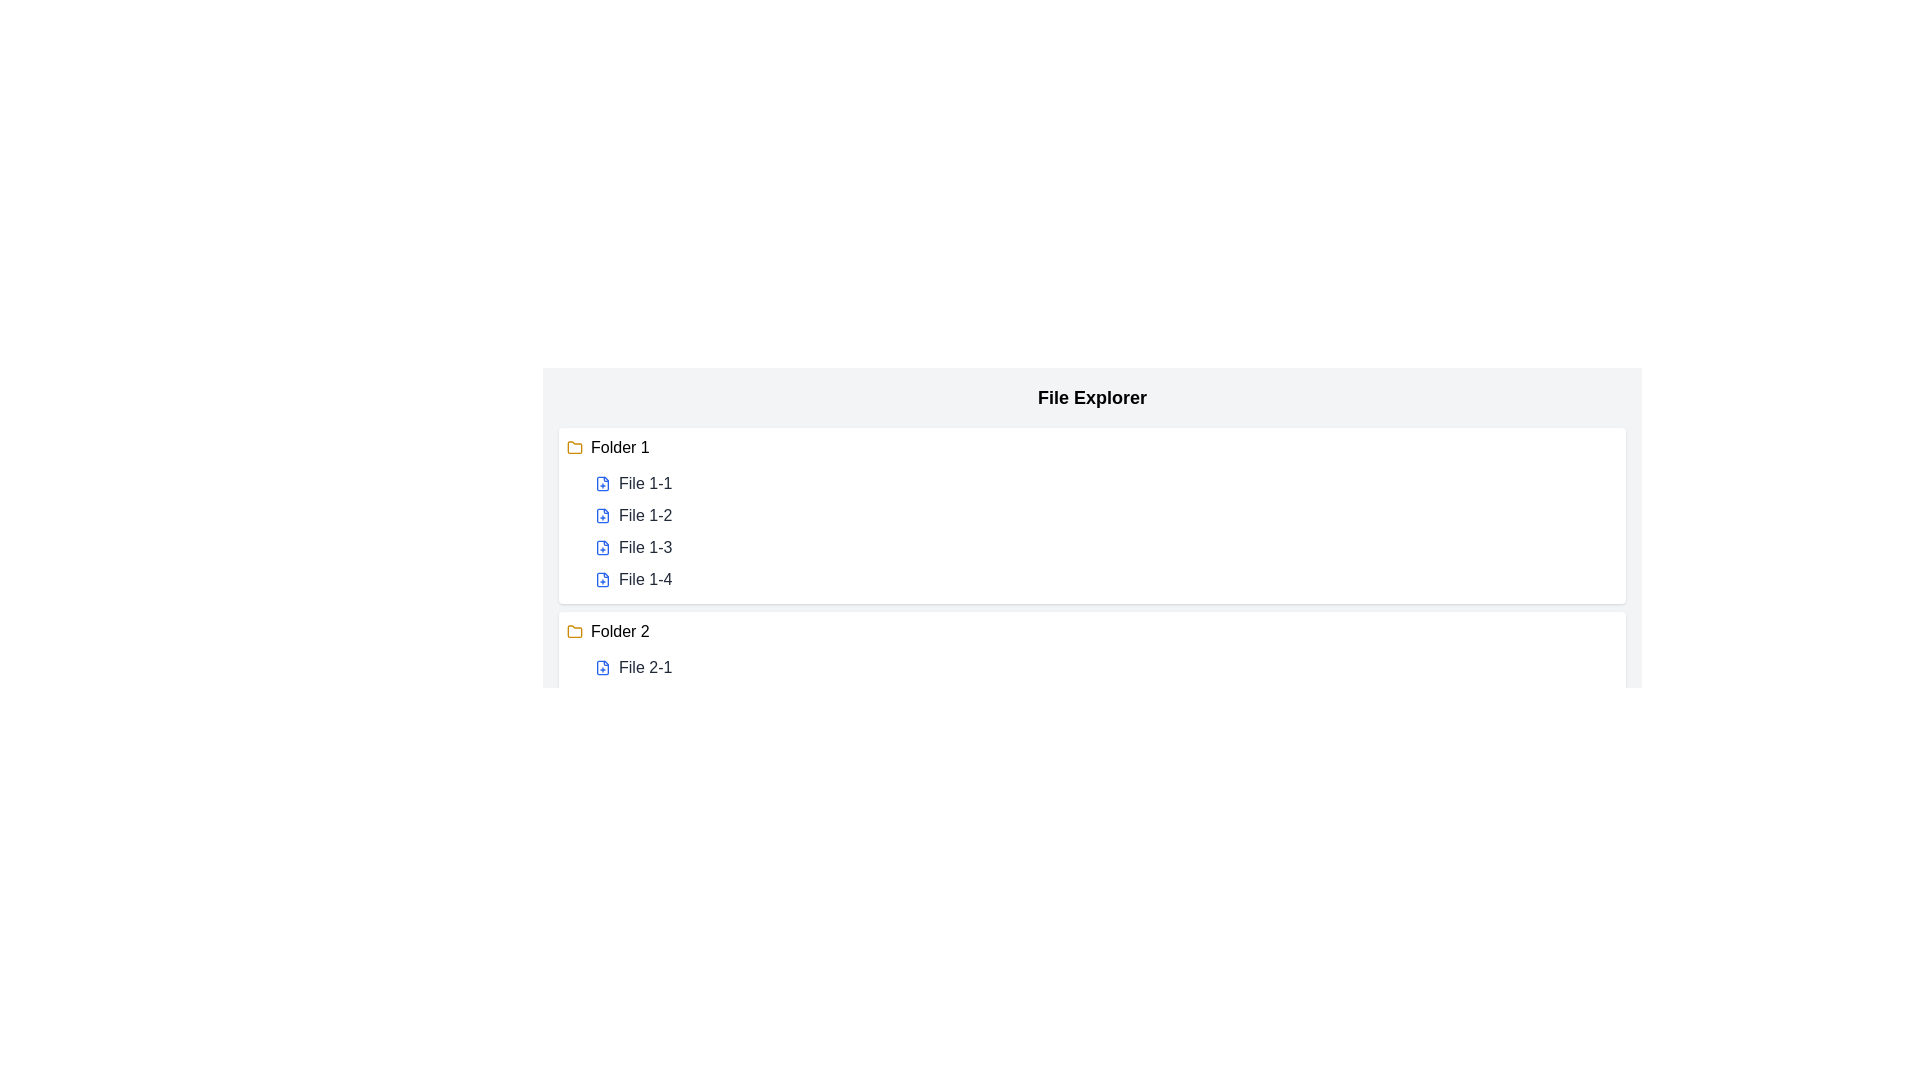 Image resolution: width=1920 pixels, height=1080 pixels. I want to click on the SVG Icon, so click(602, 667).